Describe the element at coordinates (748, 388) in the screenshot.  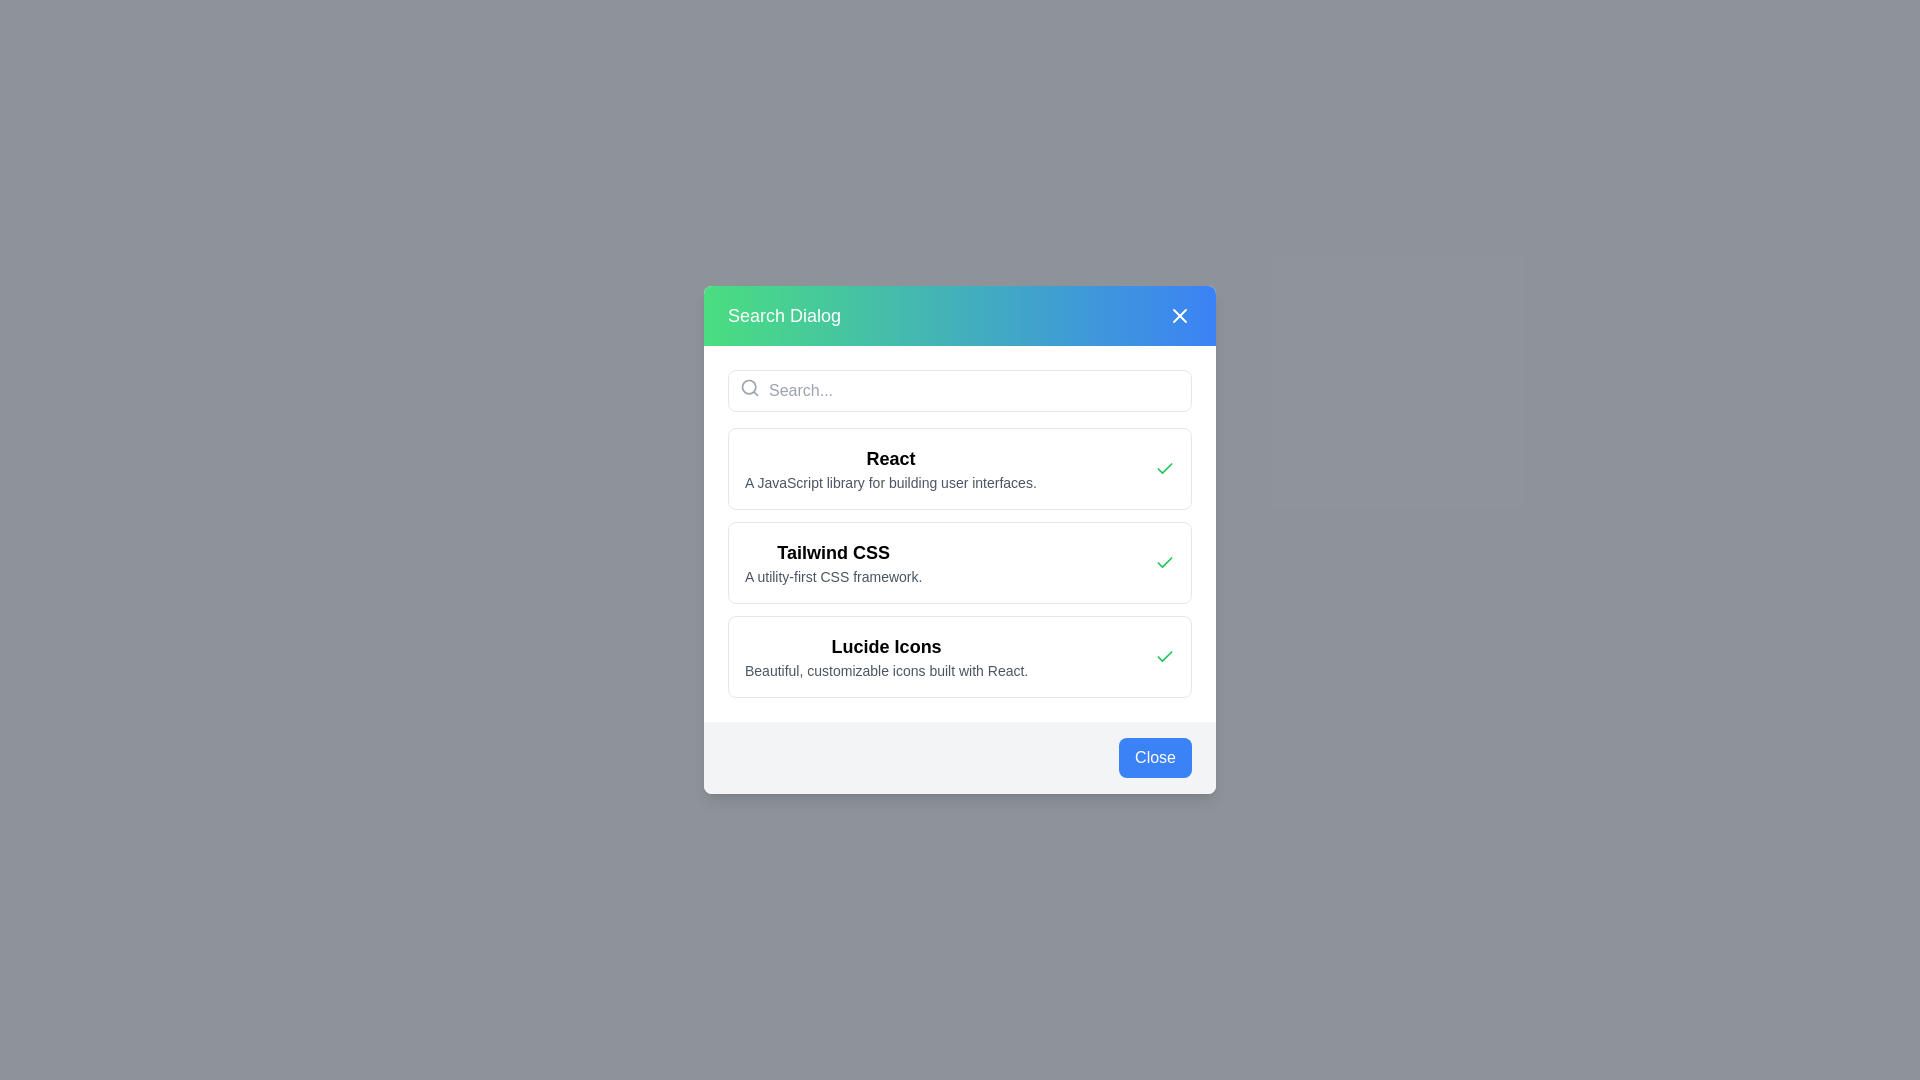
I see `the search icon, which is a gray magnifying glass located at the top left corner of the search bar adjacent to the placeholder text 'Search...'` at that location.